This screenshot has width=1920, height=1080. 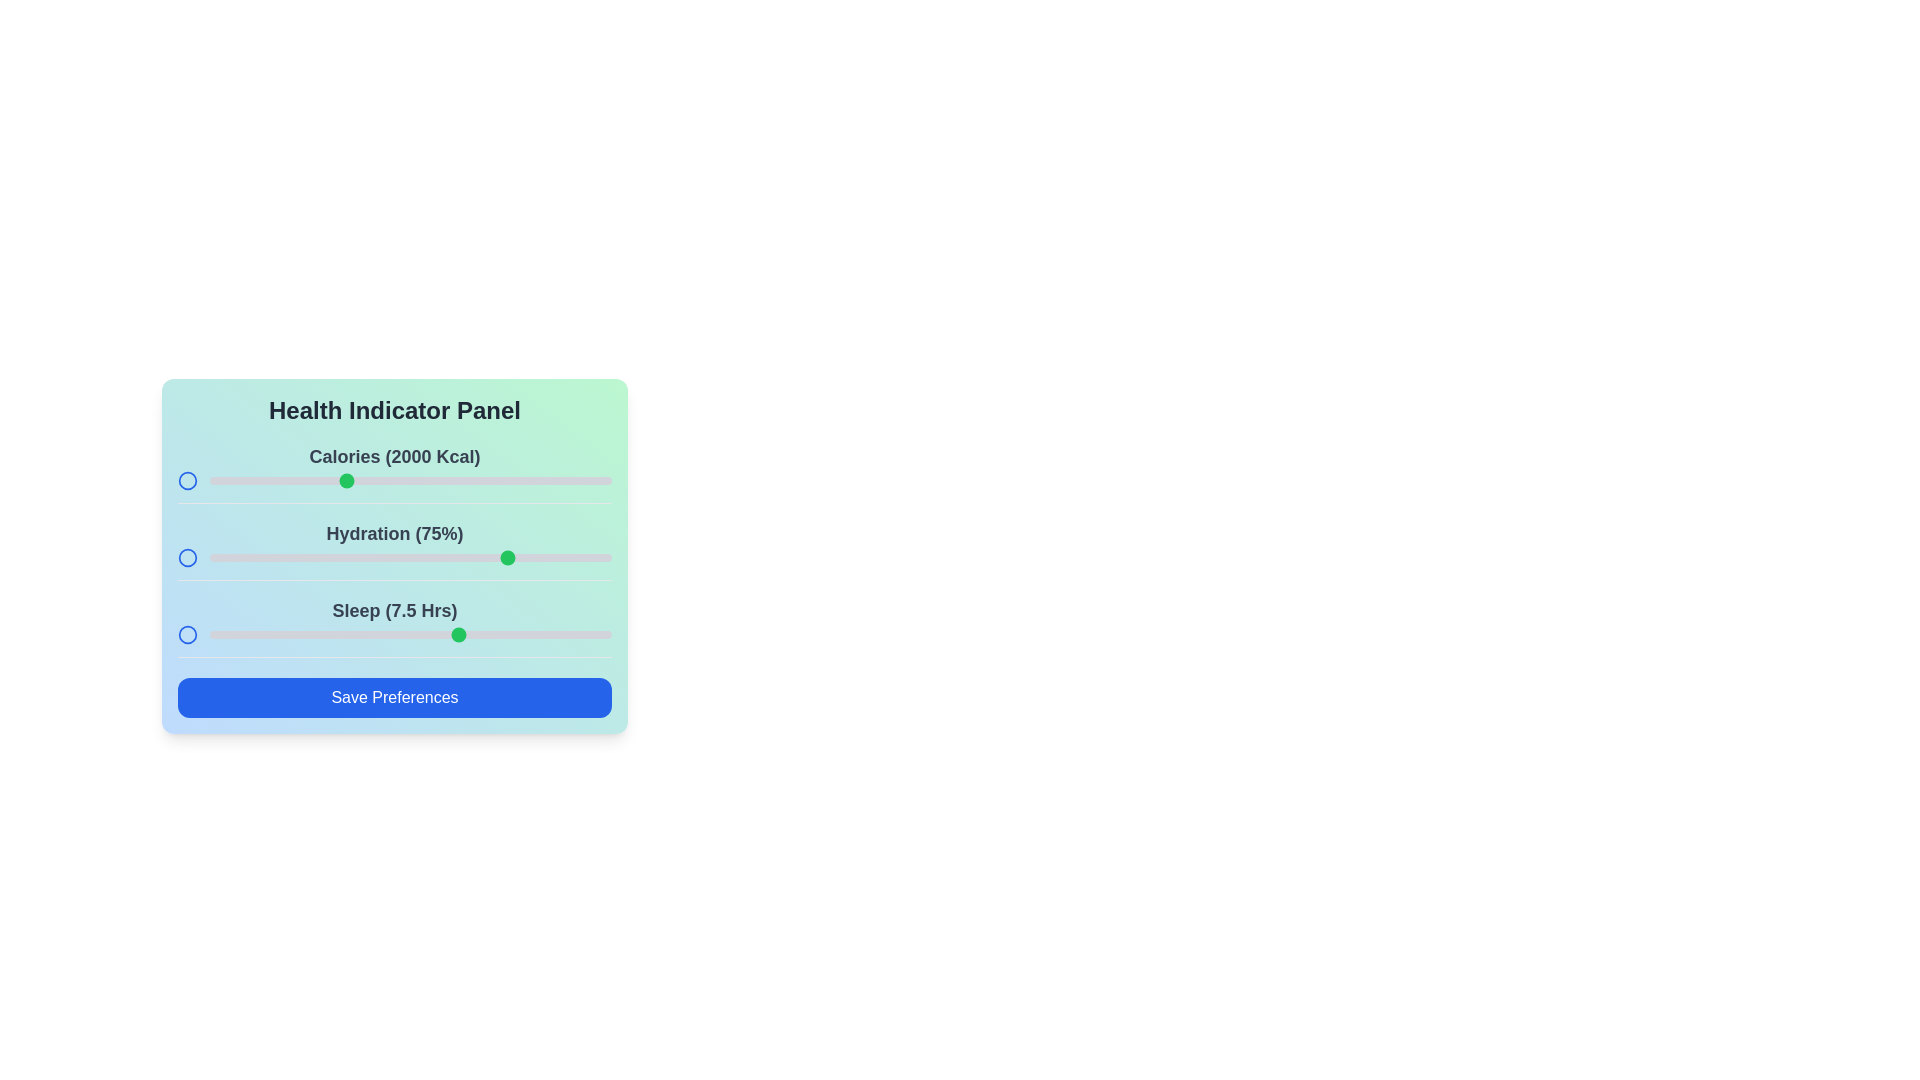 I want to click on the calories slider to 1519 kcal, so click(x=215, y=481).